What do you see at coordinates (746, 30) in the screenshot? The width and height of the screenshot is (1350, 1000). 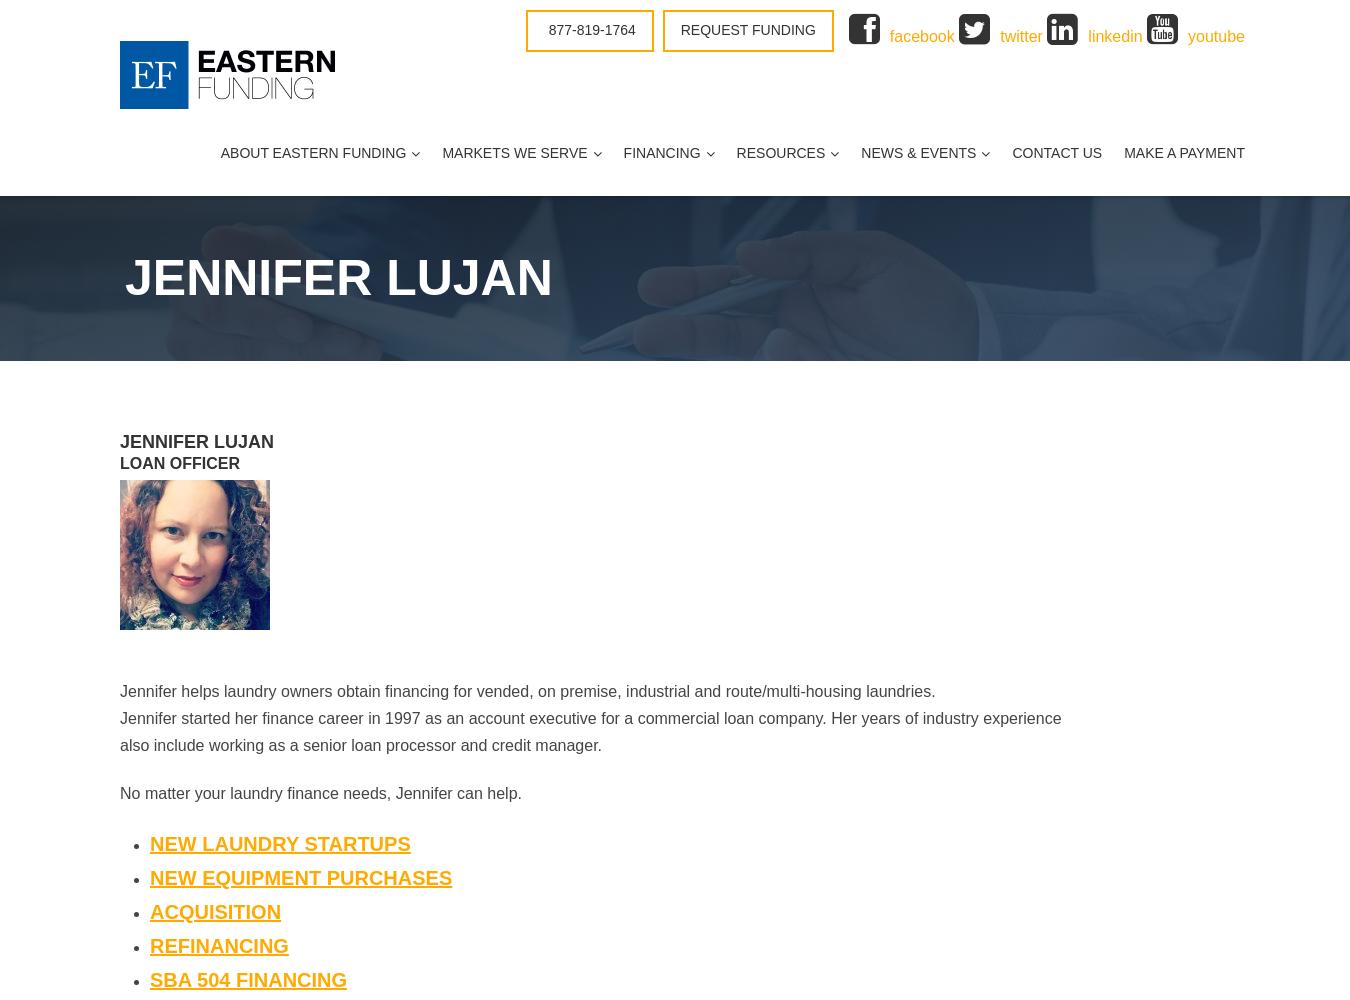 I see `'Request Funding'` at bounding box center [746, 30].